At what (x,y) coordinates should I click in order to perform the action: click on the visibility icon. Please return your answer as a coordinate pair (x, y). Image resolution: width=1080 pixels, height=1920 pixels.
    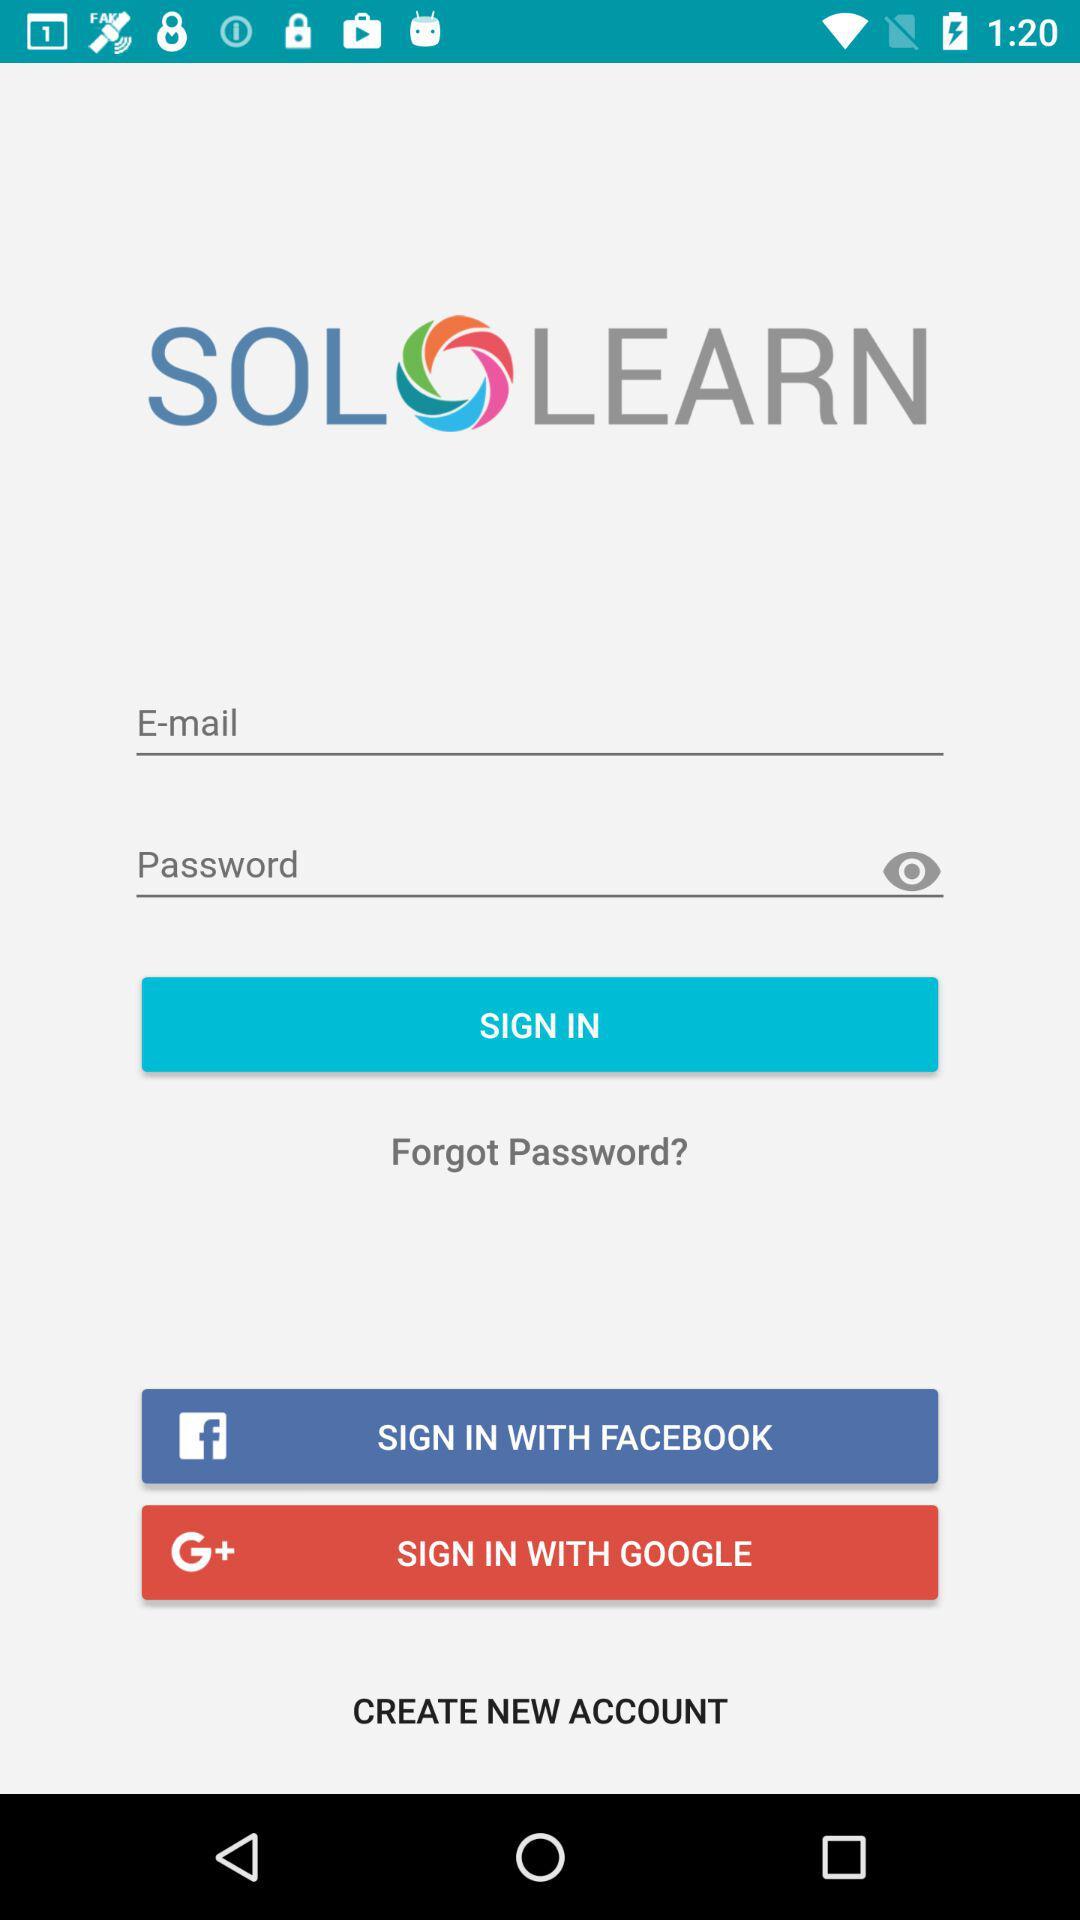
    Looking at the image, I should click on (911, 872).